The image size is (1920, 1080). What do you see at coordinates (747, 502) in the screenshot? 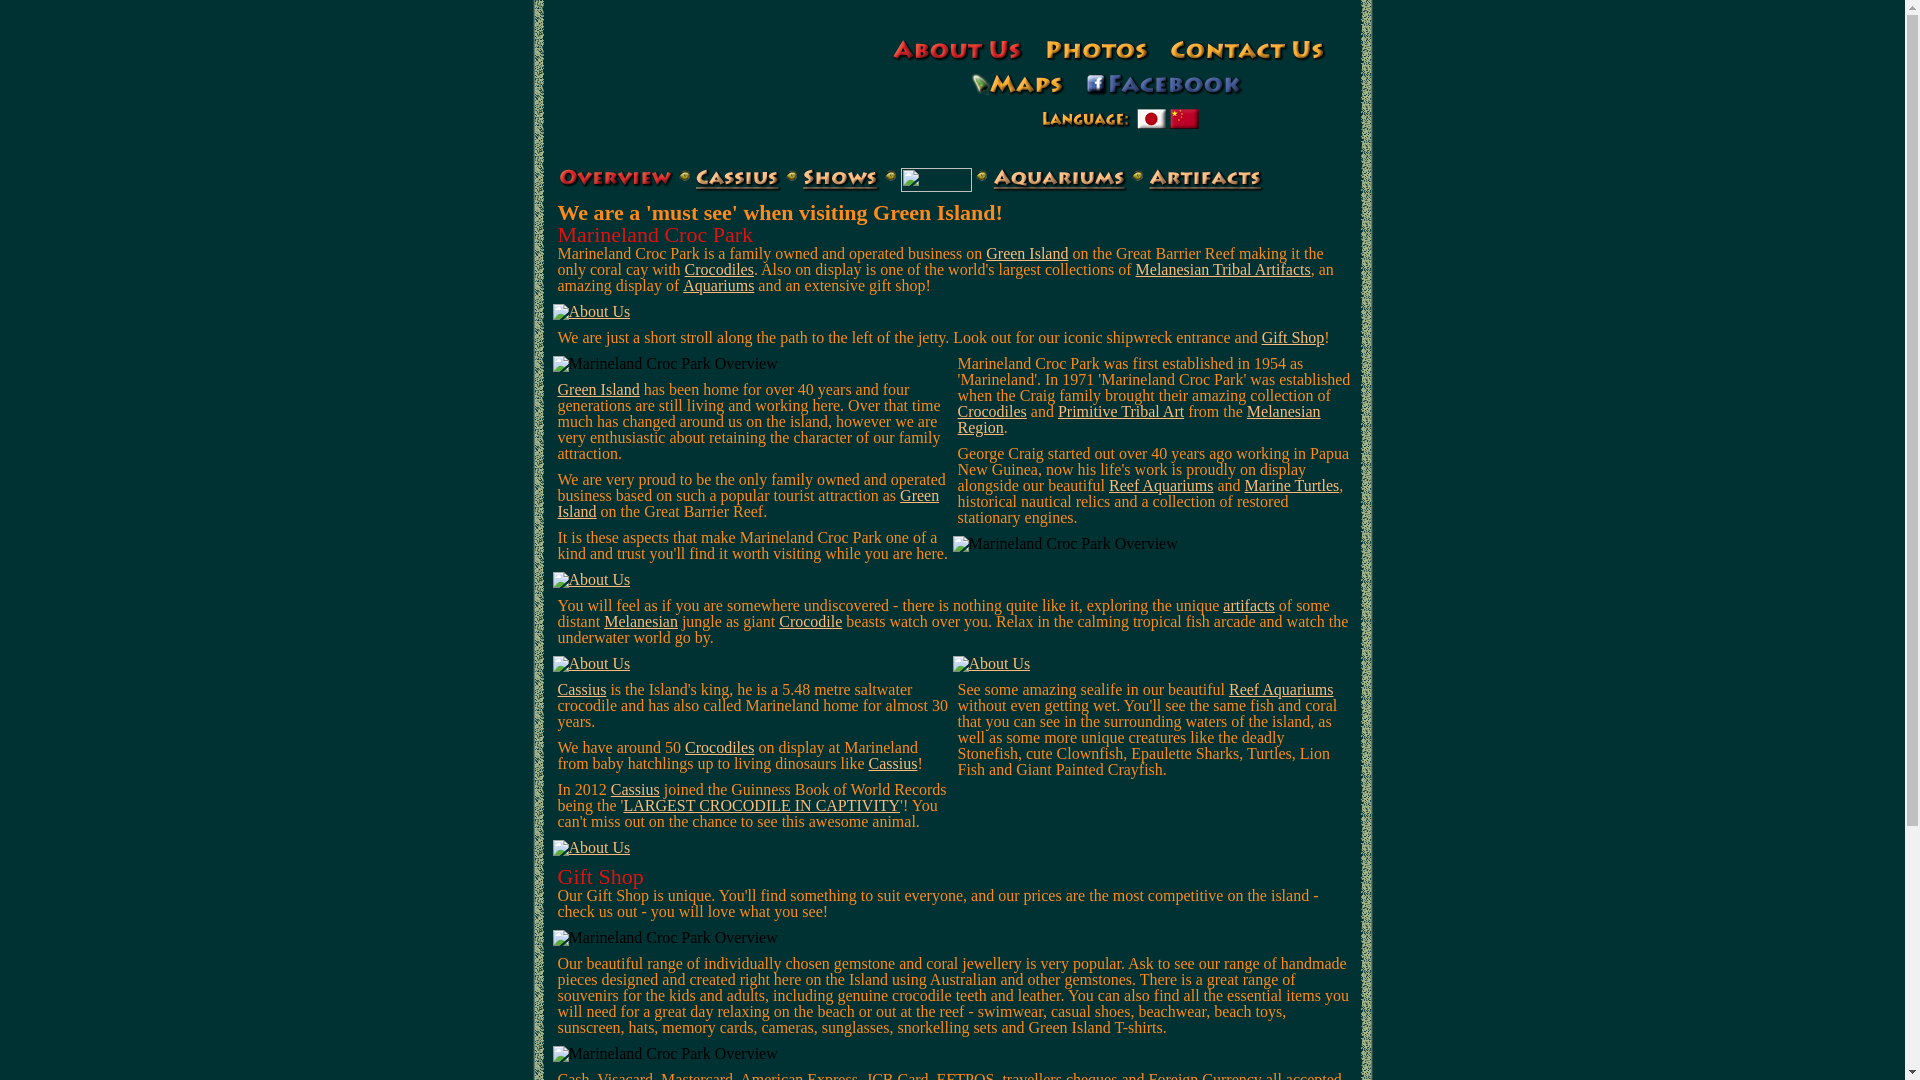
I see `'Green Island'` at bounding box center [747, 502].